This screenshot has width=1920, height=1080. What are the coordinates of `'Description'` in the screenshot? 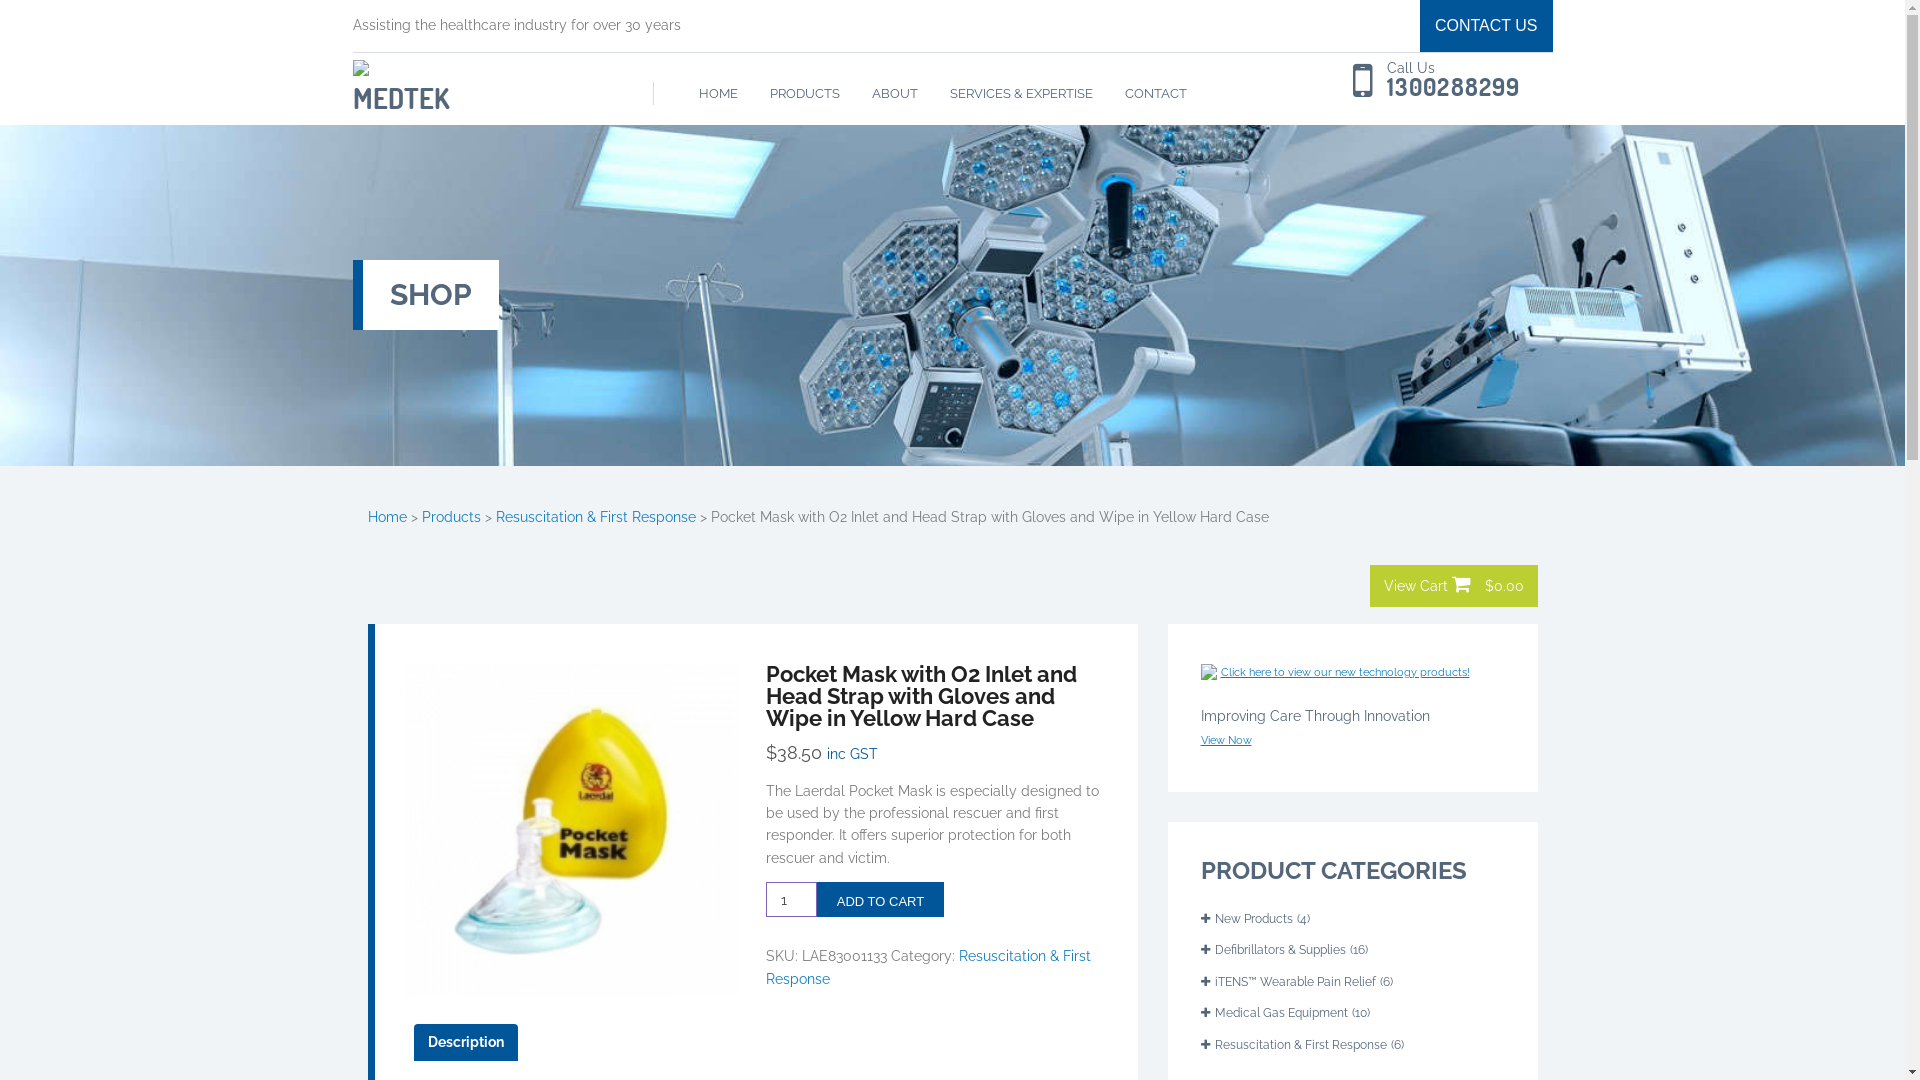 It's located at (464, 1040).